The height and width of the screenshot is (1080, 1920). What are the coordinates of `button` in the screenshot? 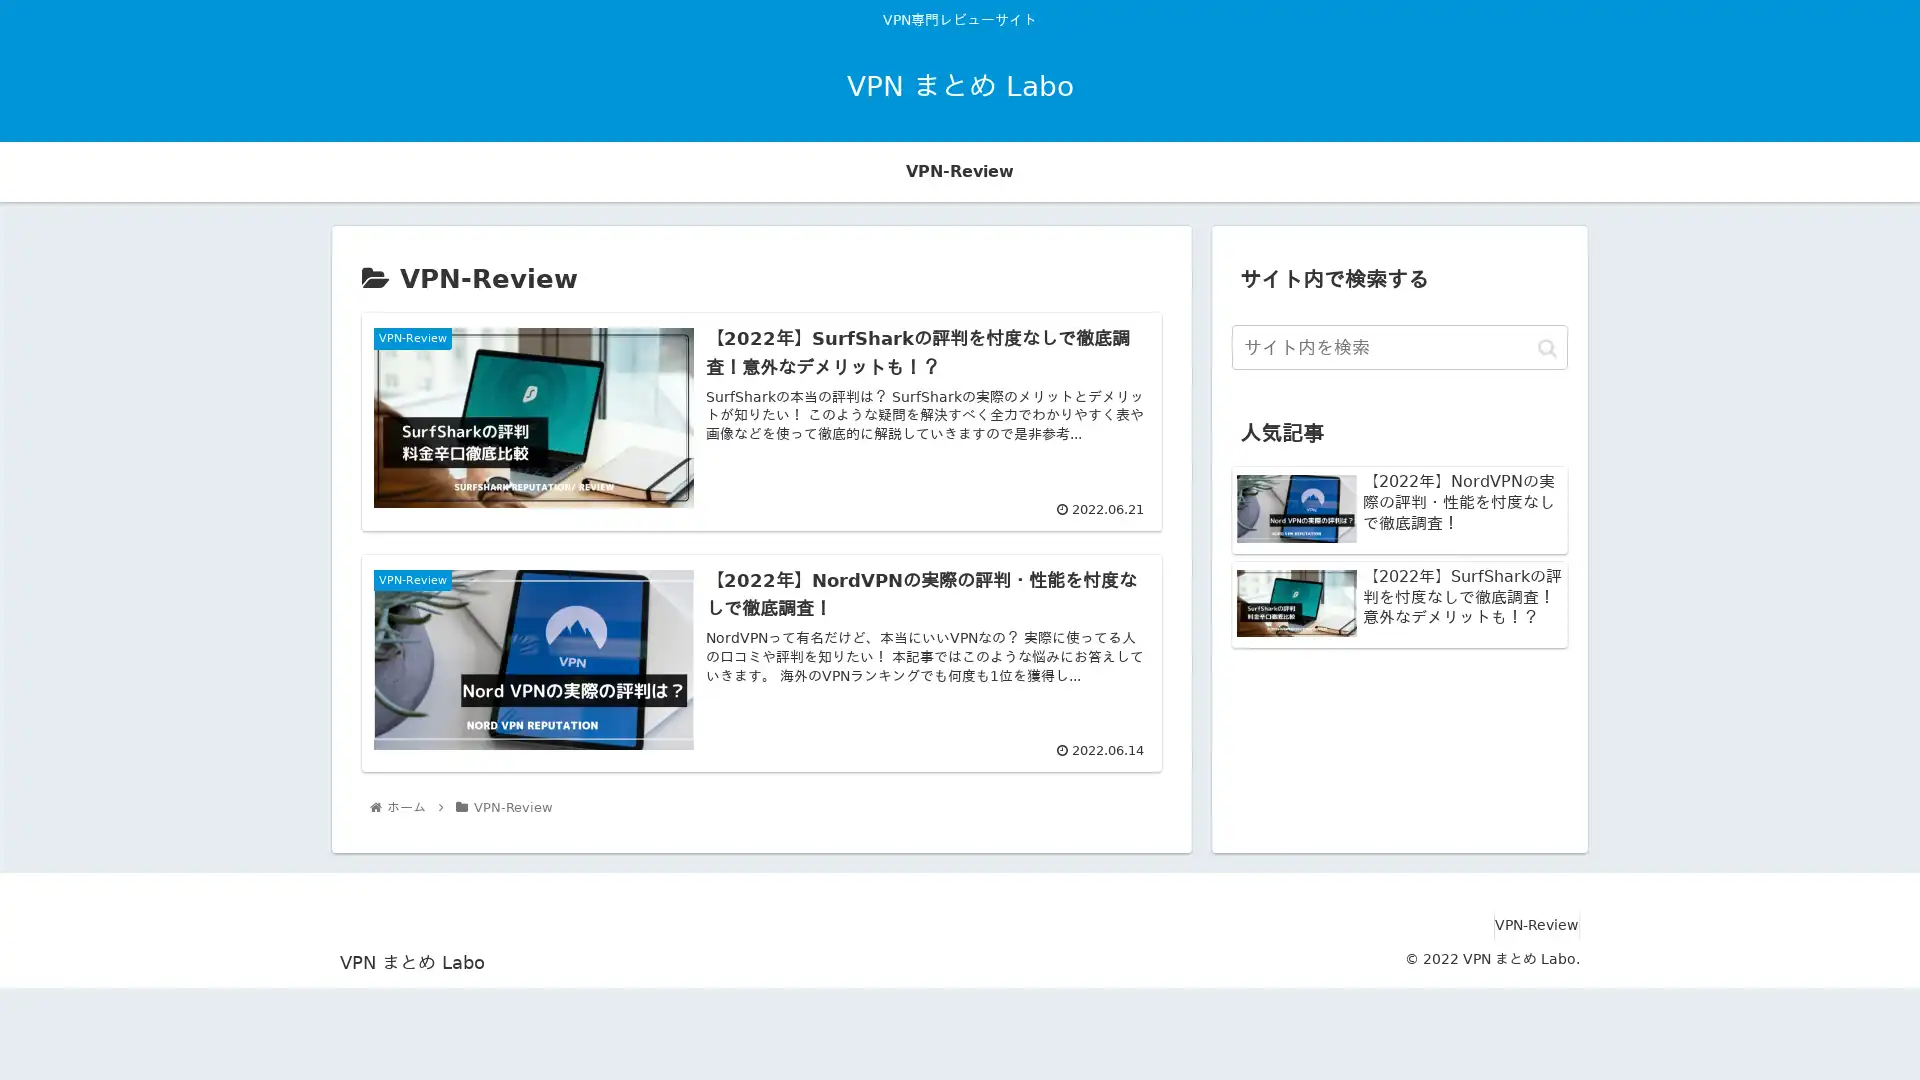 It's located at (1546, 346).